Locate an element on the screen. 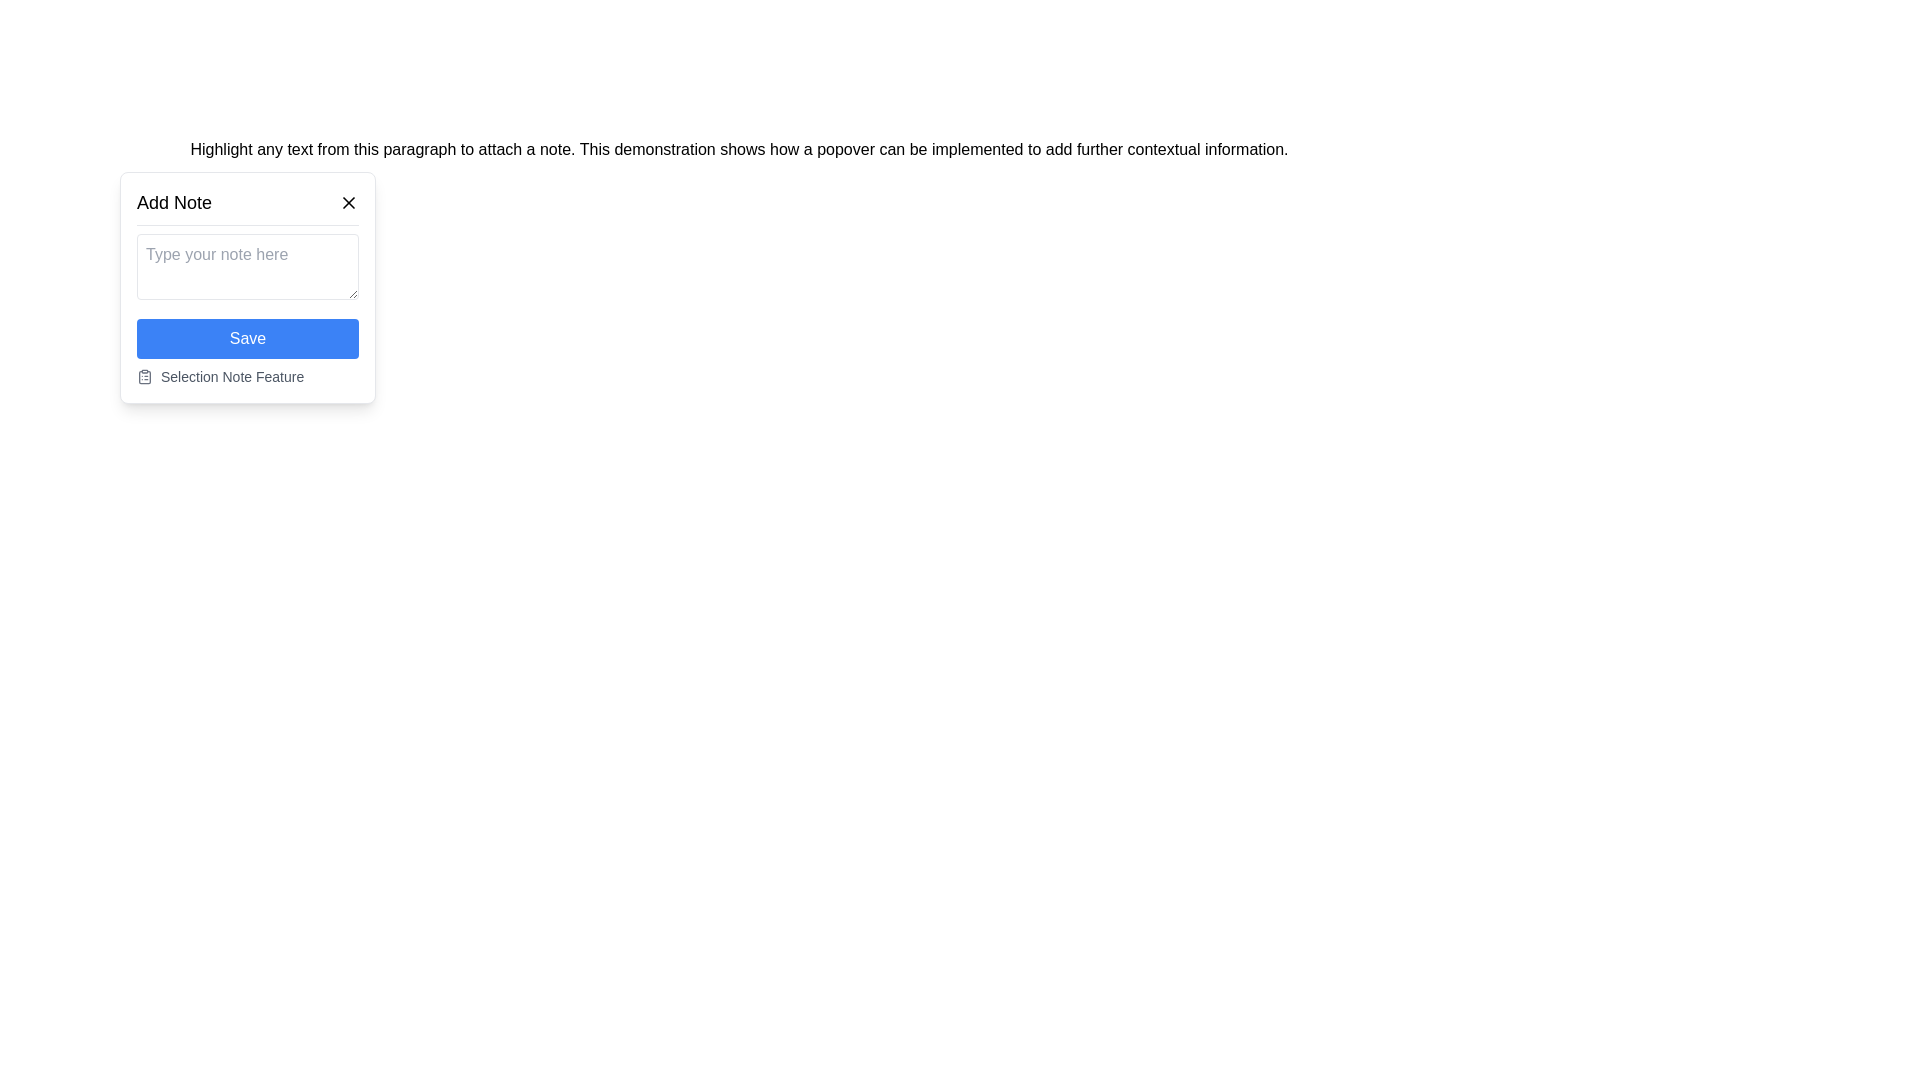  the text label 'Selection Note Feature' located at the bottom of the 'Add Note' feature popover, which indicates the function of the component is located at coordinates (232, 377).